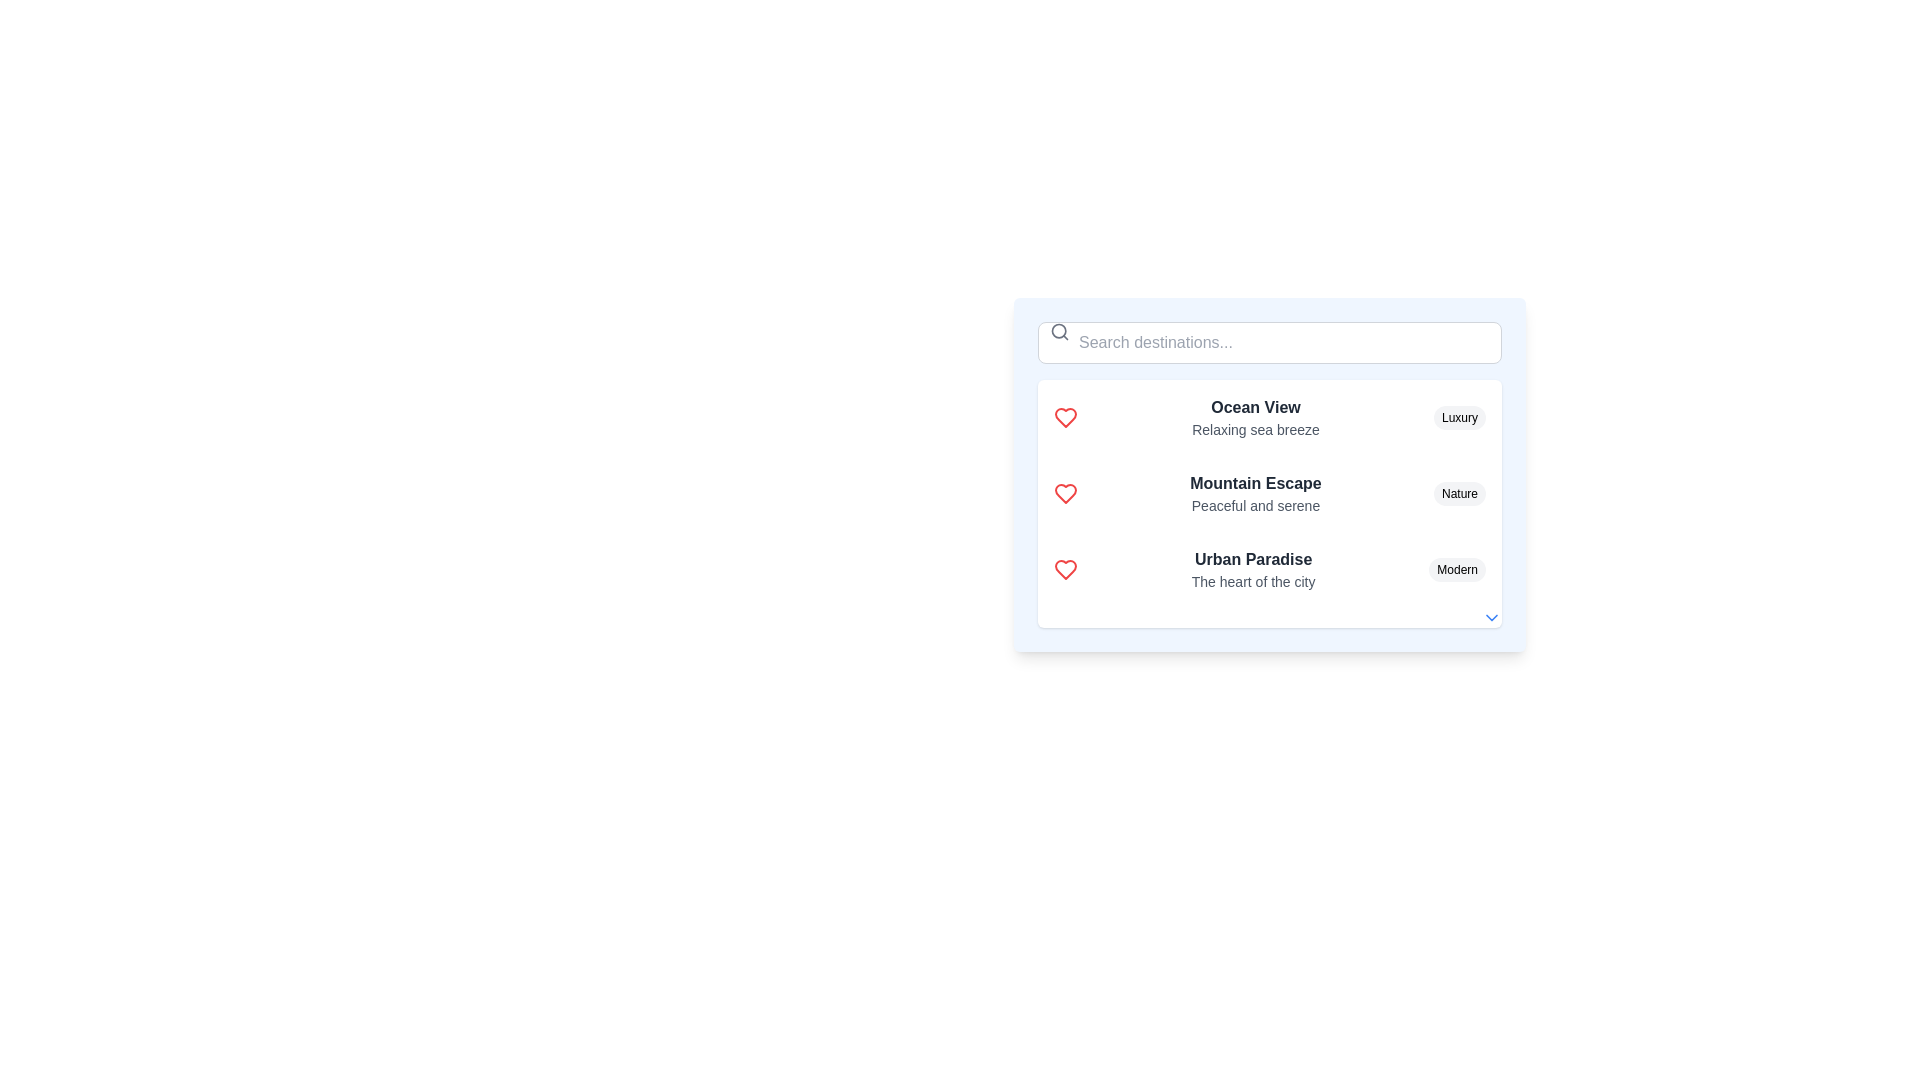  Describe the element at coordinates (1255, 428) in the screenshot. I see `the label displaying 'Relaxing sea breeze', which is styled in light gray and located under the 'Ocean View' heading within a card layout` at that location.